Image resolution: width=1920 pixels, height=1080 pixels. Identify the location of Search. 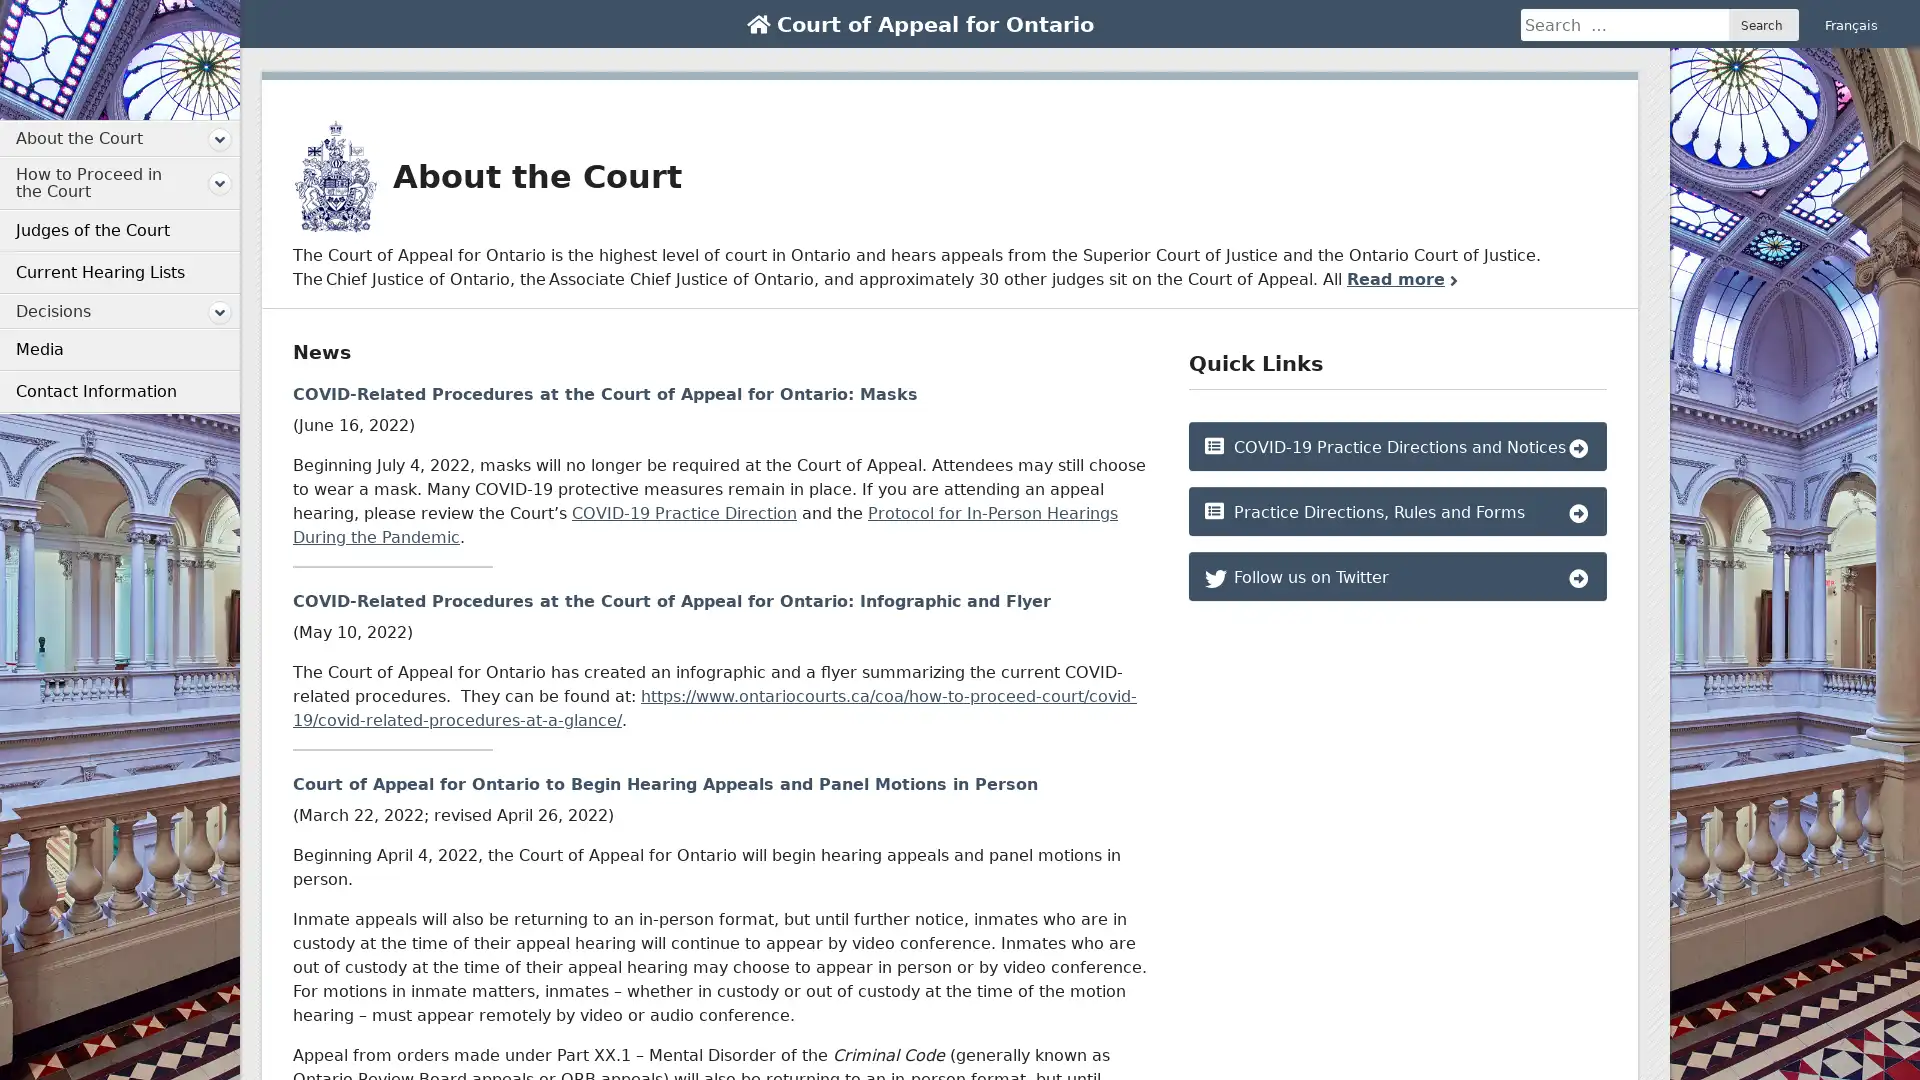
(1762, 24).